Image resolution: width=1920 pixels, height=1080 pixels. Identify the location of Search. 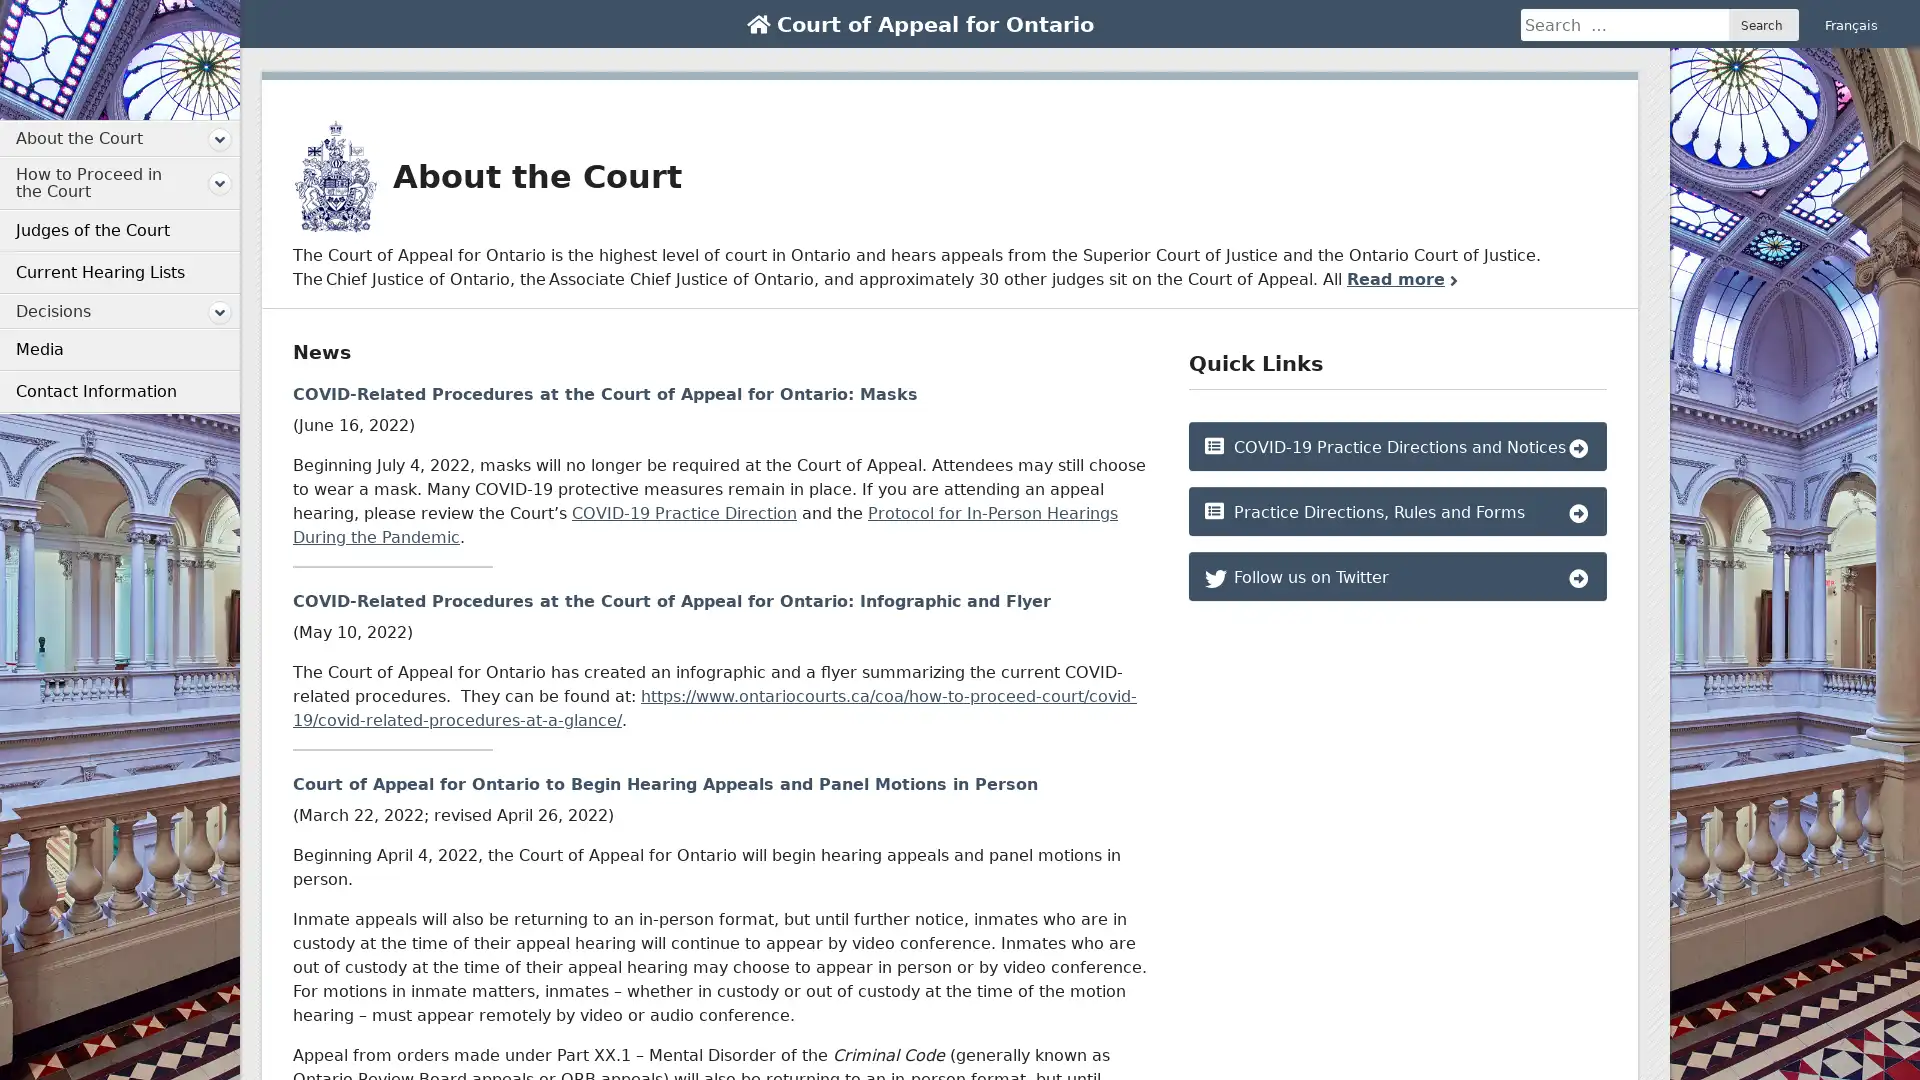
(1762, 24).